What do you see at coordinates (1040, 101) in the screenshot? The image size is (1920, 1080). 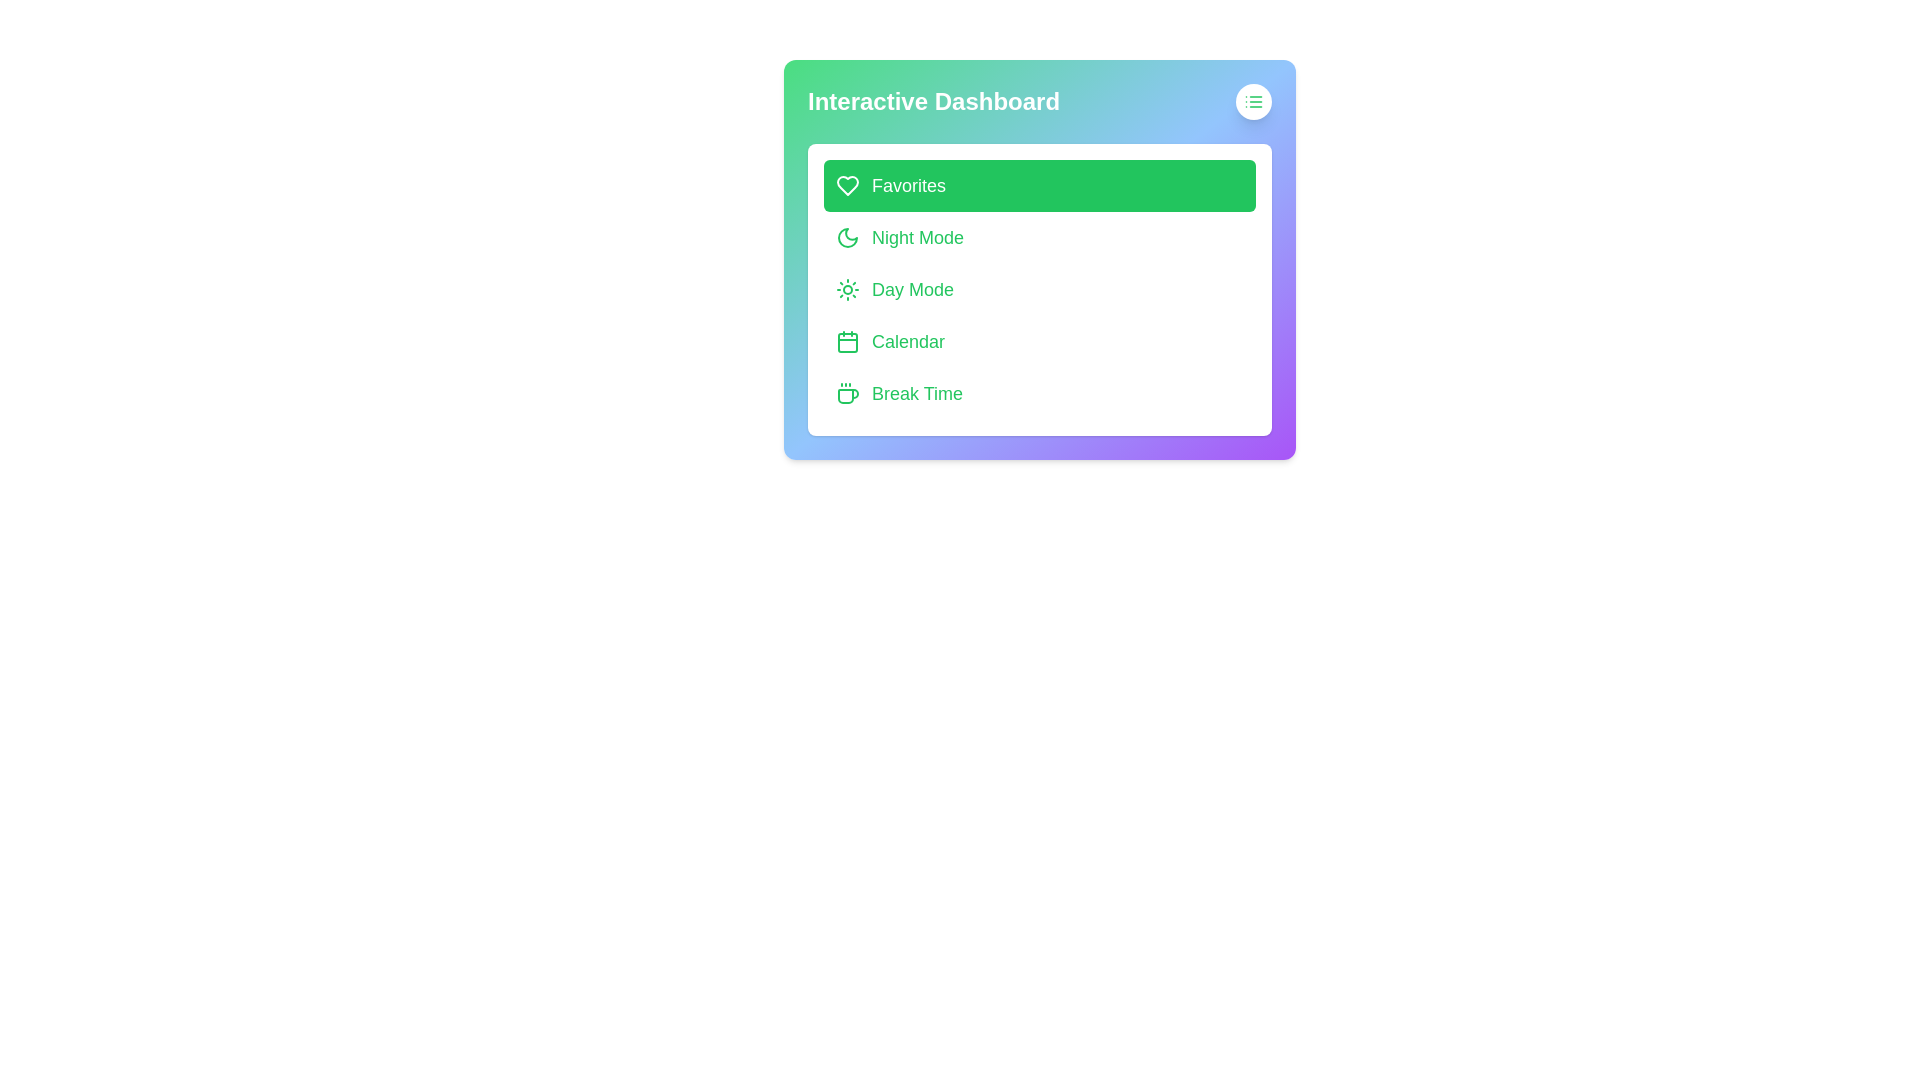 I see `the menu header text to highlight or focus on it` at bounding box center [1040, 101].